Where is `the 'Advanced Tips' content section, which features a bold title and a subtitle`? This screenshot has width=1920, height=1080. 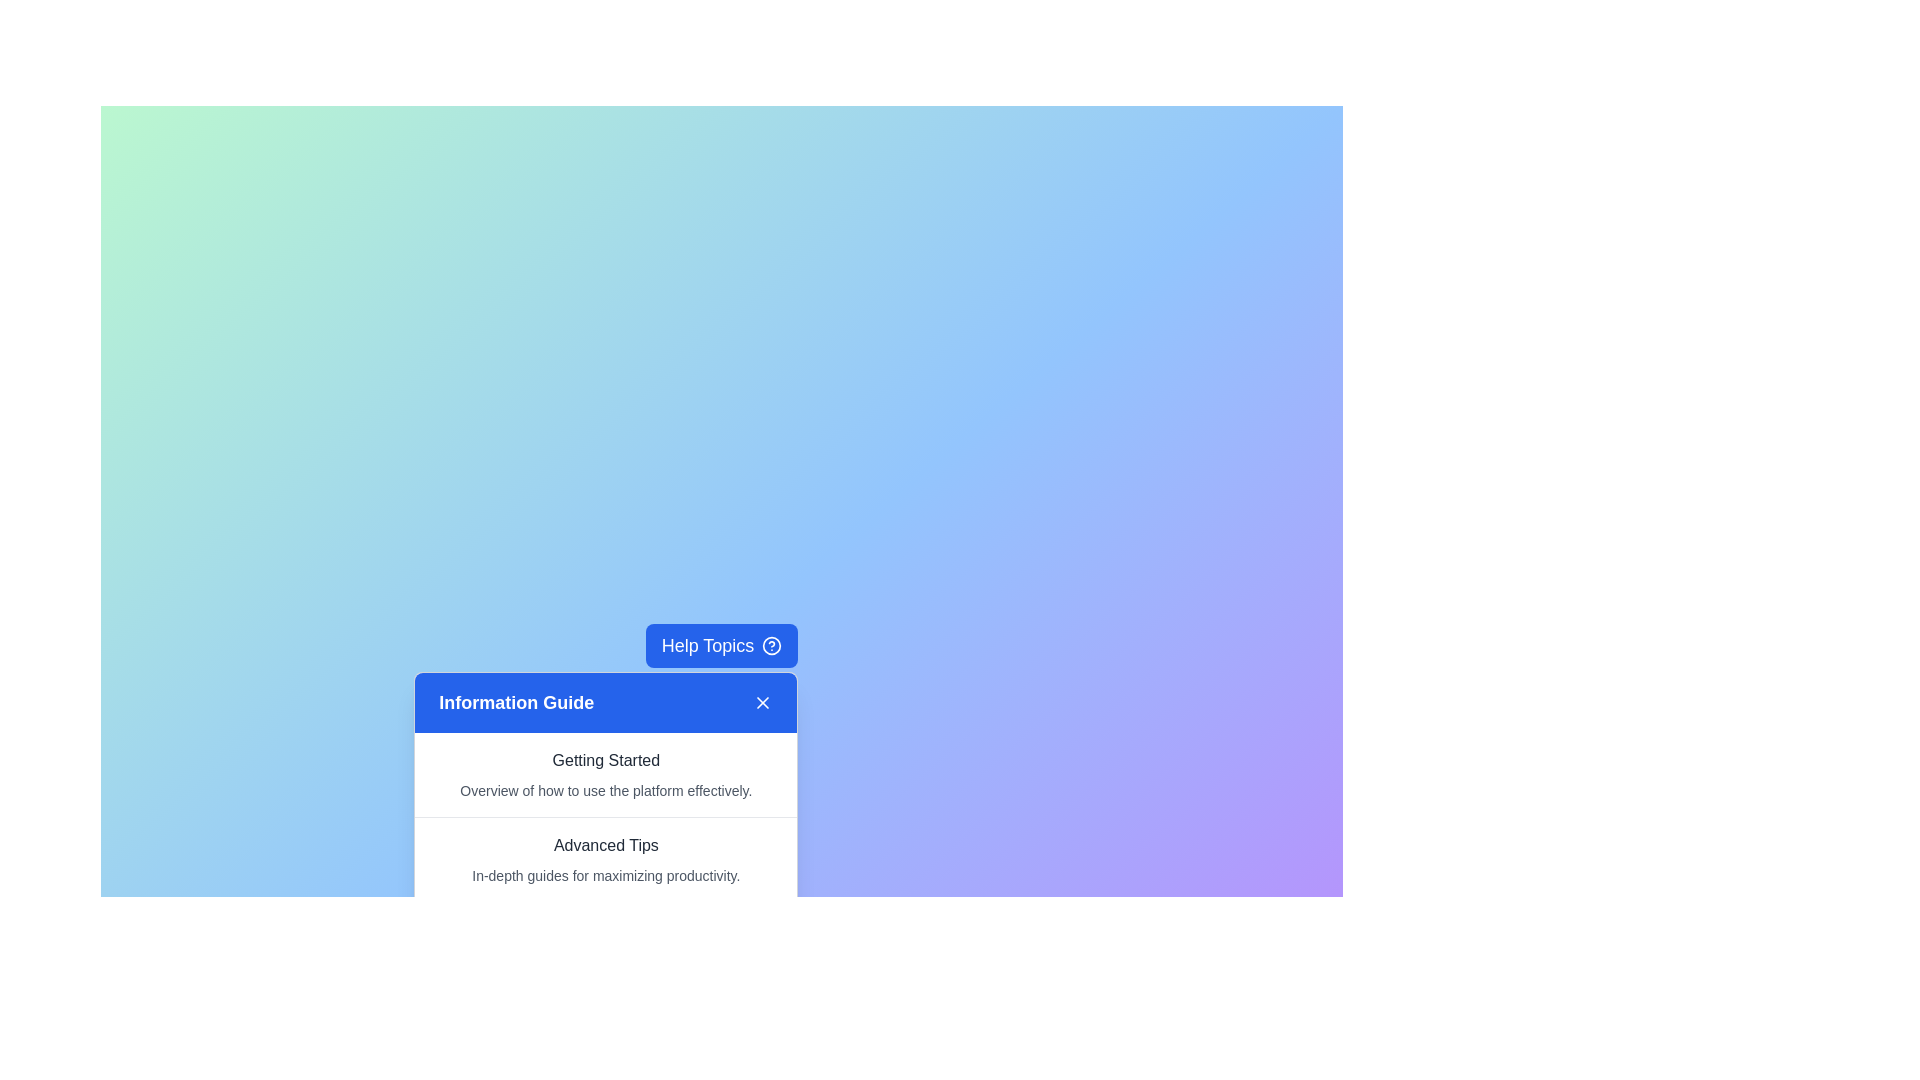 the 'Advanced Tips' content section, which features a bold title and a subtitle is located at coordinates (605, 858).